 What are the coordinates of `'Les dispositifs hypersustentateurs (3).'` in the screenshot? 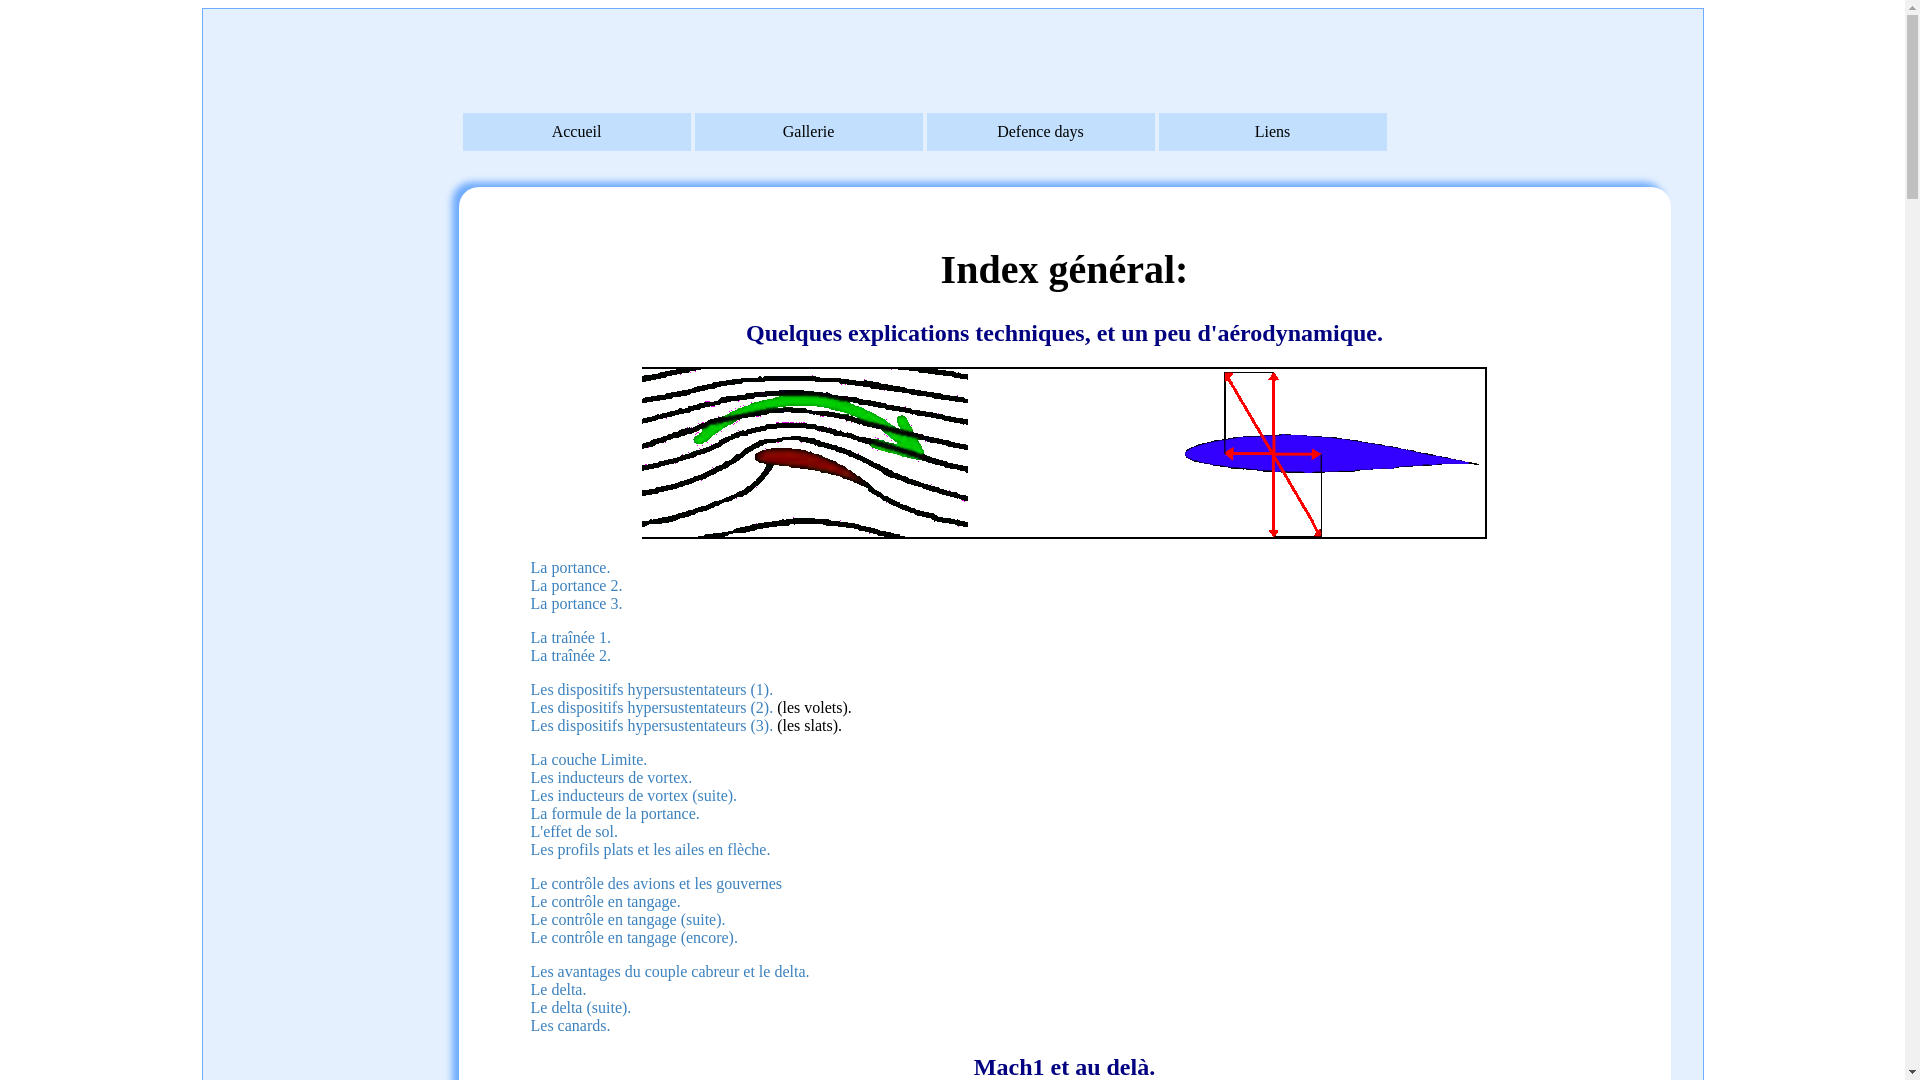 It's located at (529, 724).